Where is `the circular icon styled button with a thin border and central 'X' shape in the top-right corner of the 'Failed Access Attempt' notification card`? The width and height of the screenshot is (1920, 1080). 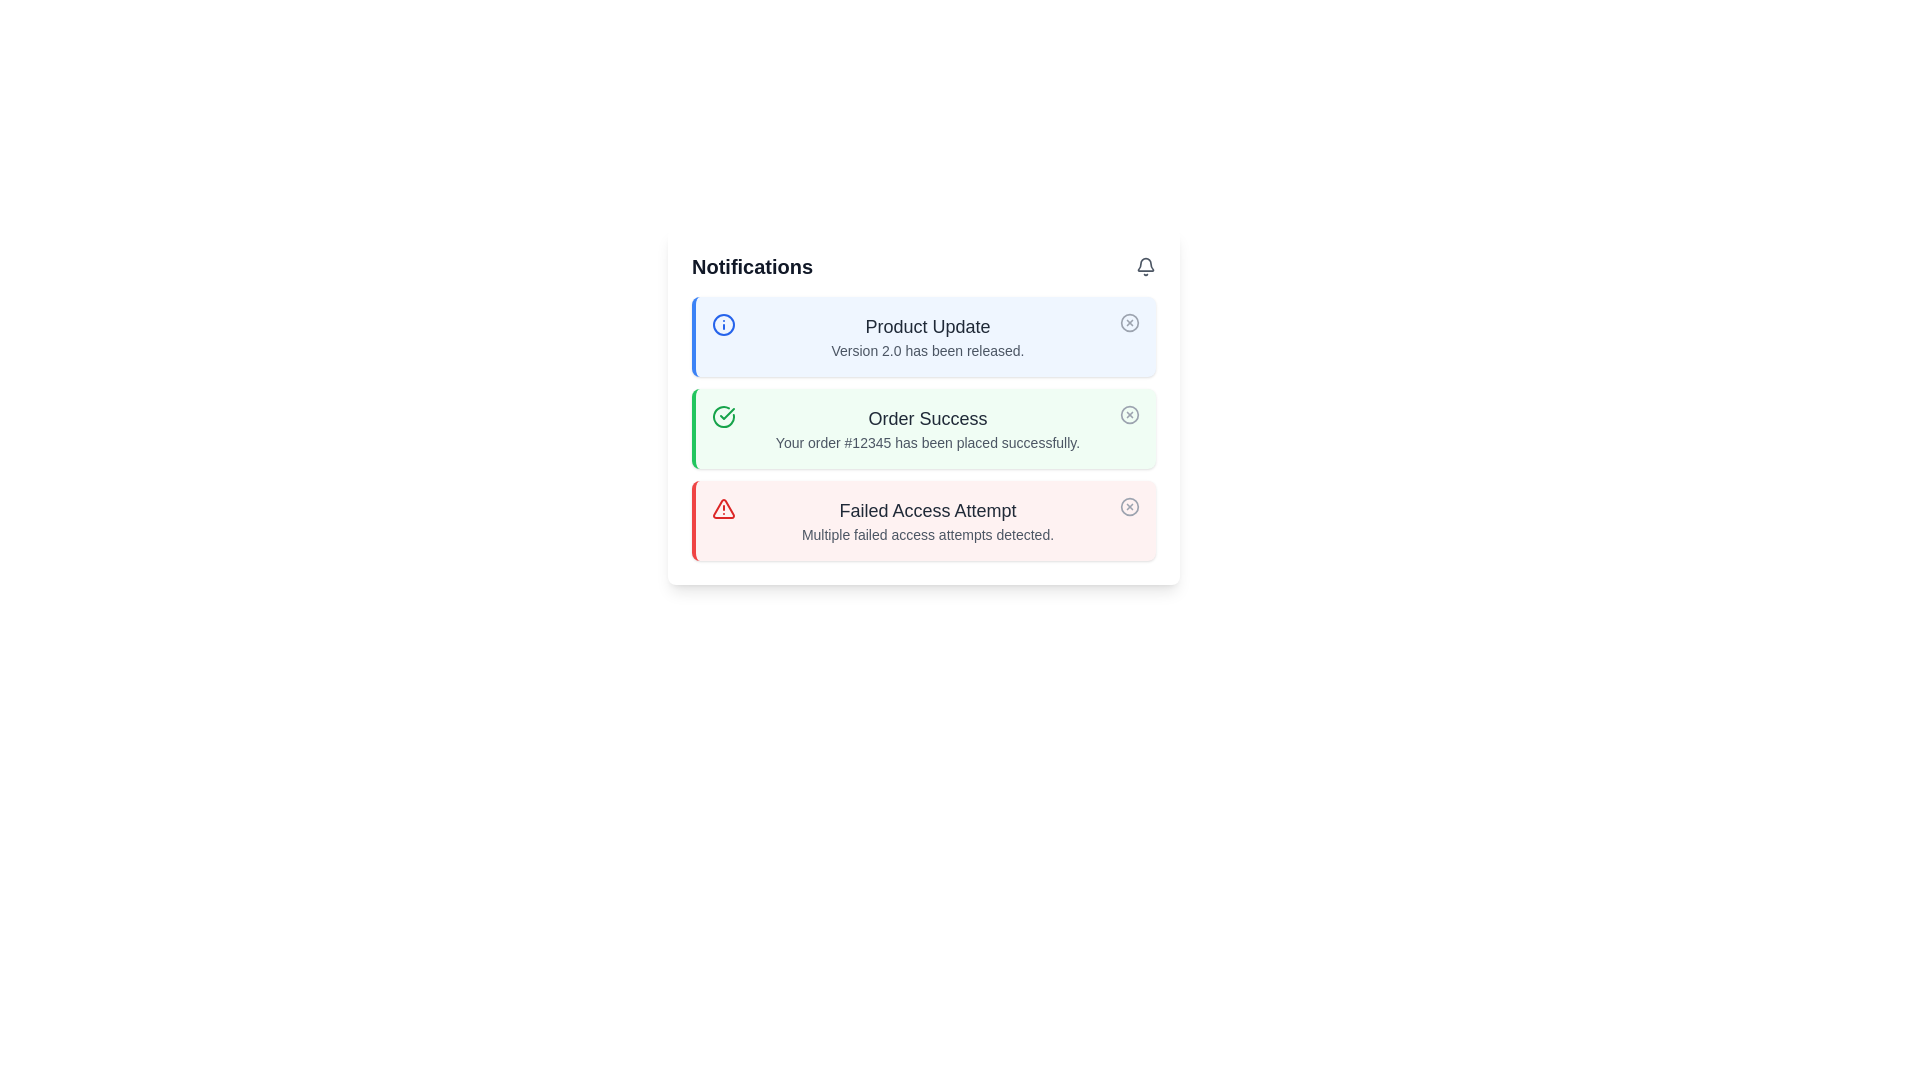 the circular icon styled button with a thin border and central 'X' shape in the top-right corner of the 'Failed Access Attempt' notification card is located at coordinates (1129, 505).